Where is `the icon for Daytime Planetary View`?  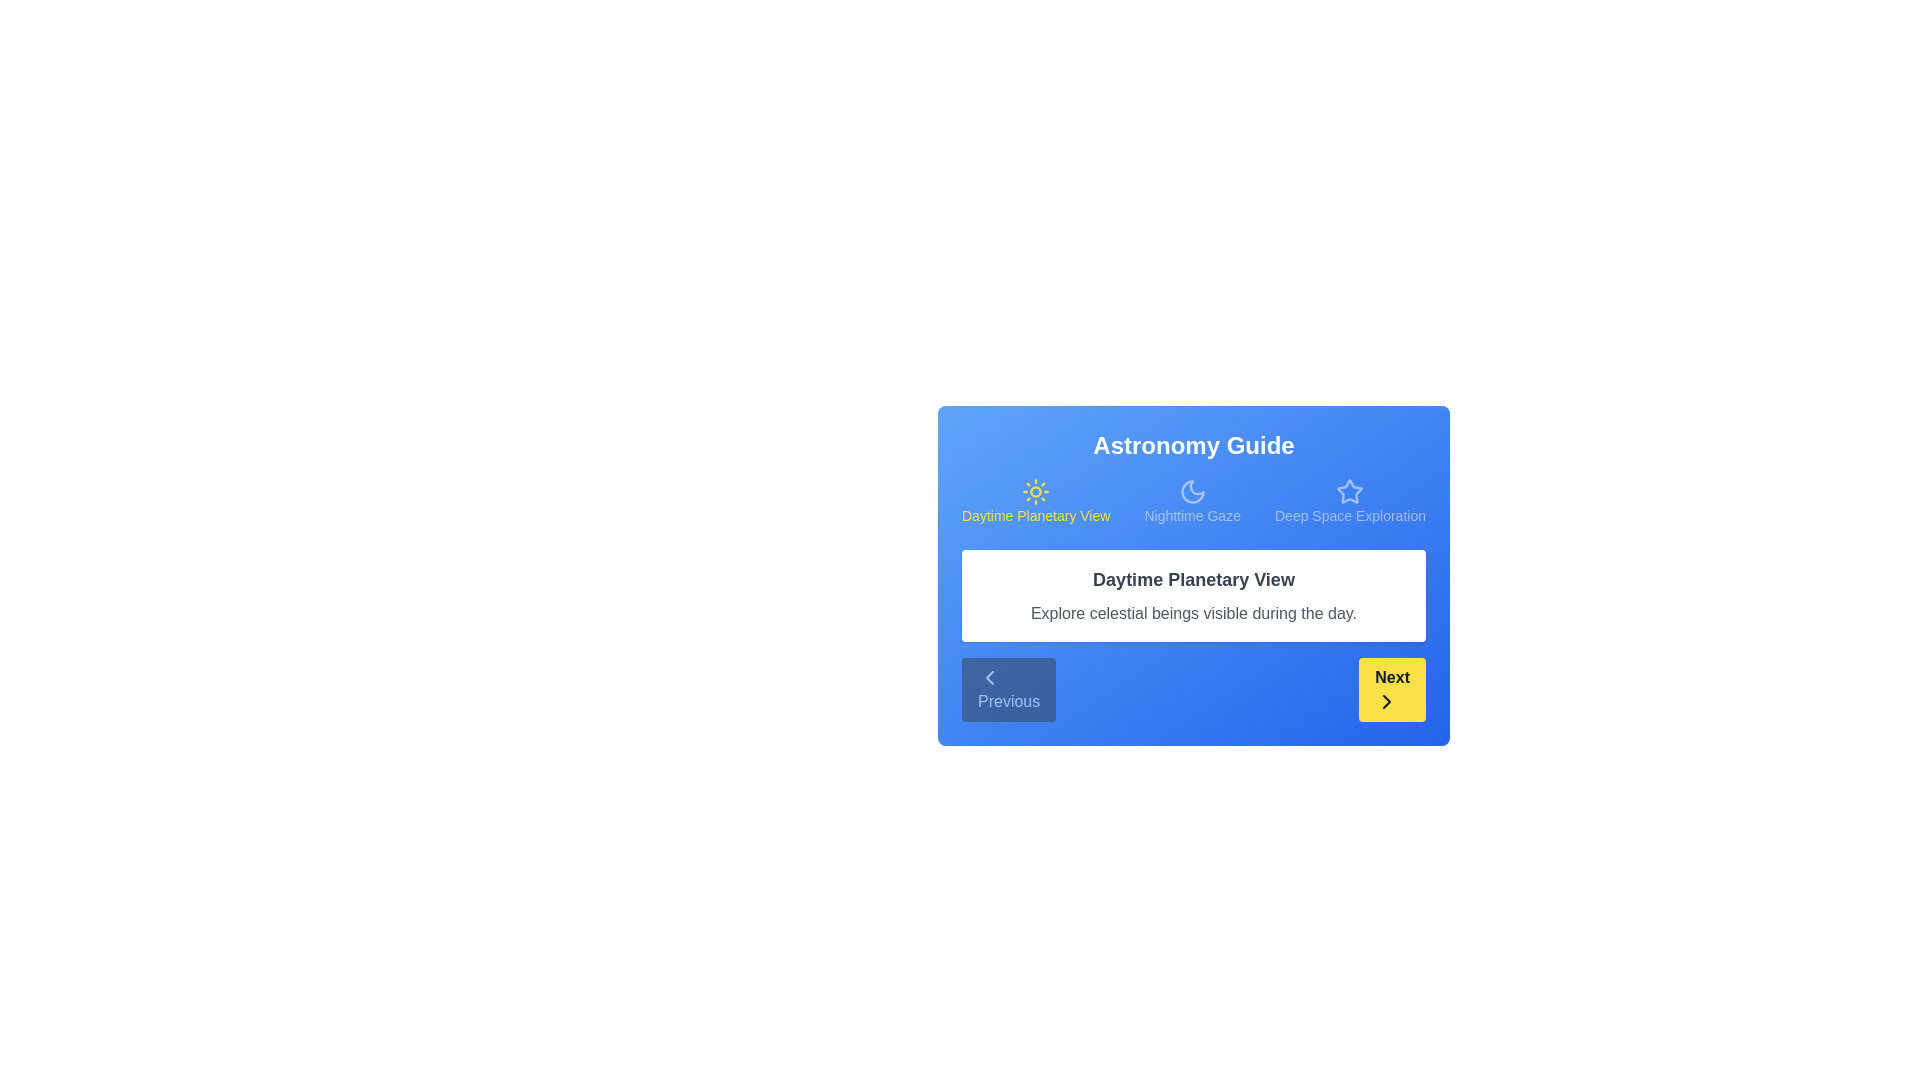
the icon for Daytime Planetary View is located at coordinates (1036, 492).